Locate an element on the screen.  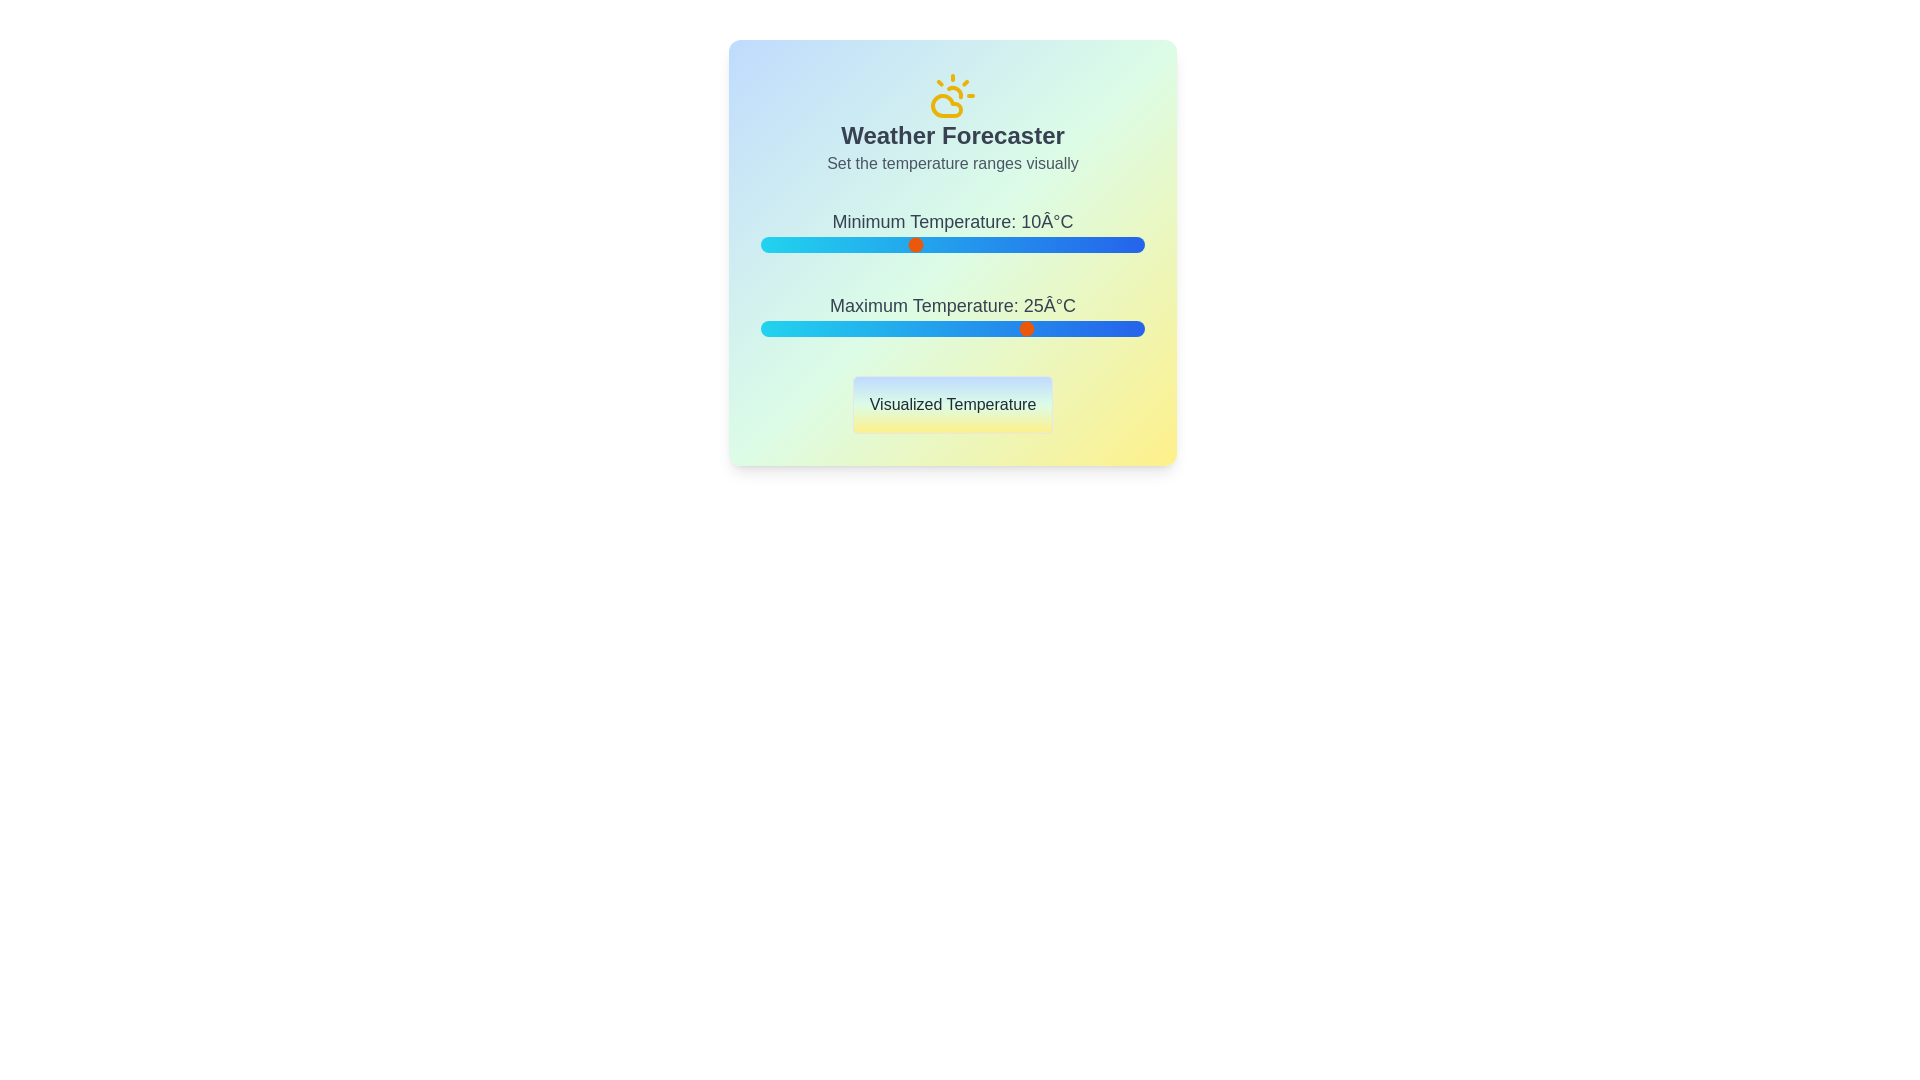
the minimum temperature slider to 12°C is located at coordinates (929, 244).